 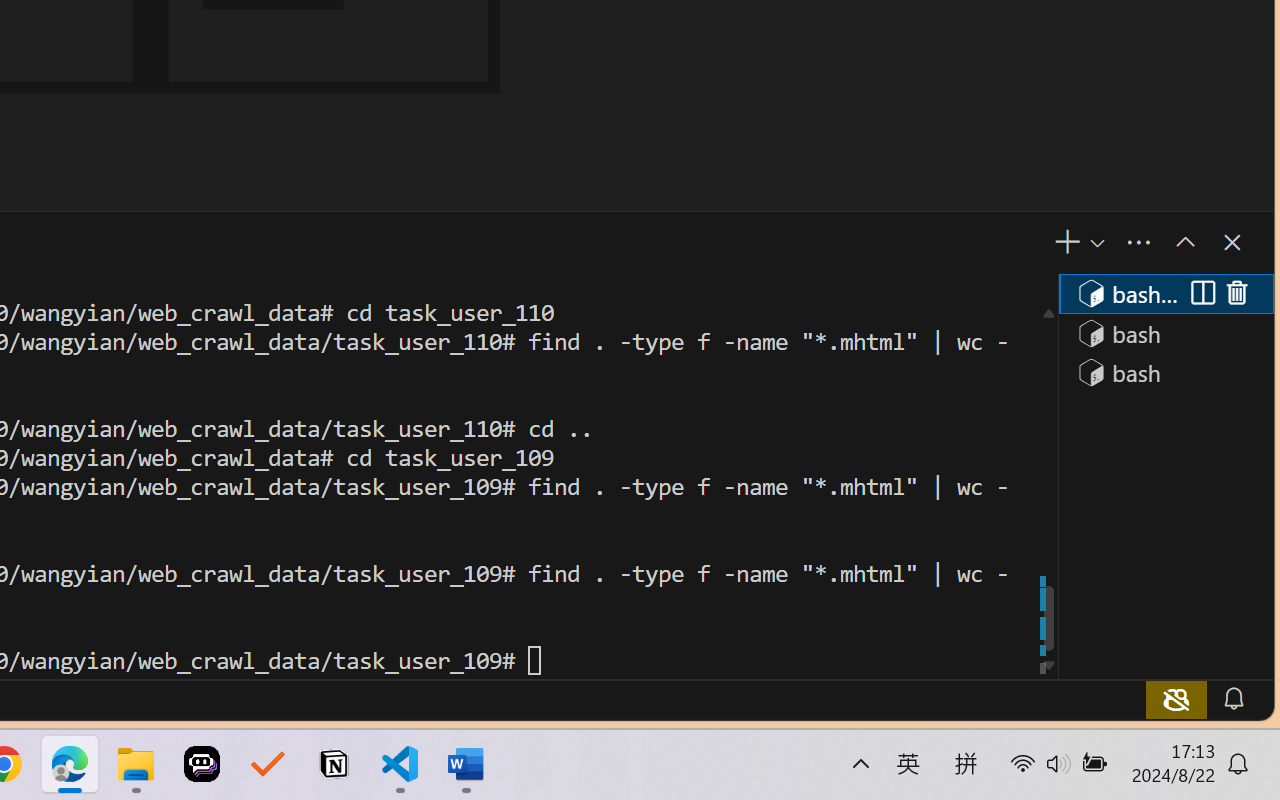 What do you see at coordinates (1165, 331) in the screenshot?
I see `'Terminal 2 bash'` at bounding box center [1165, 331].